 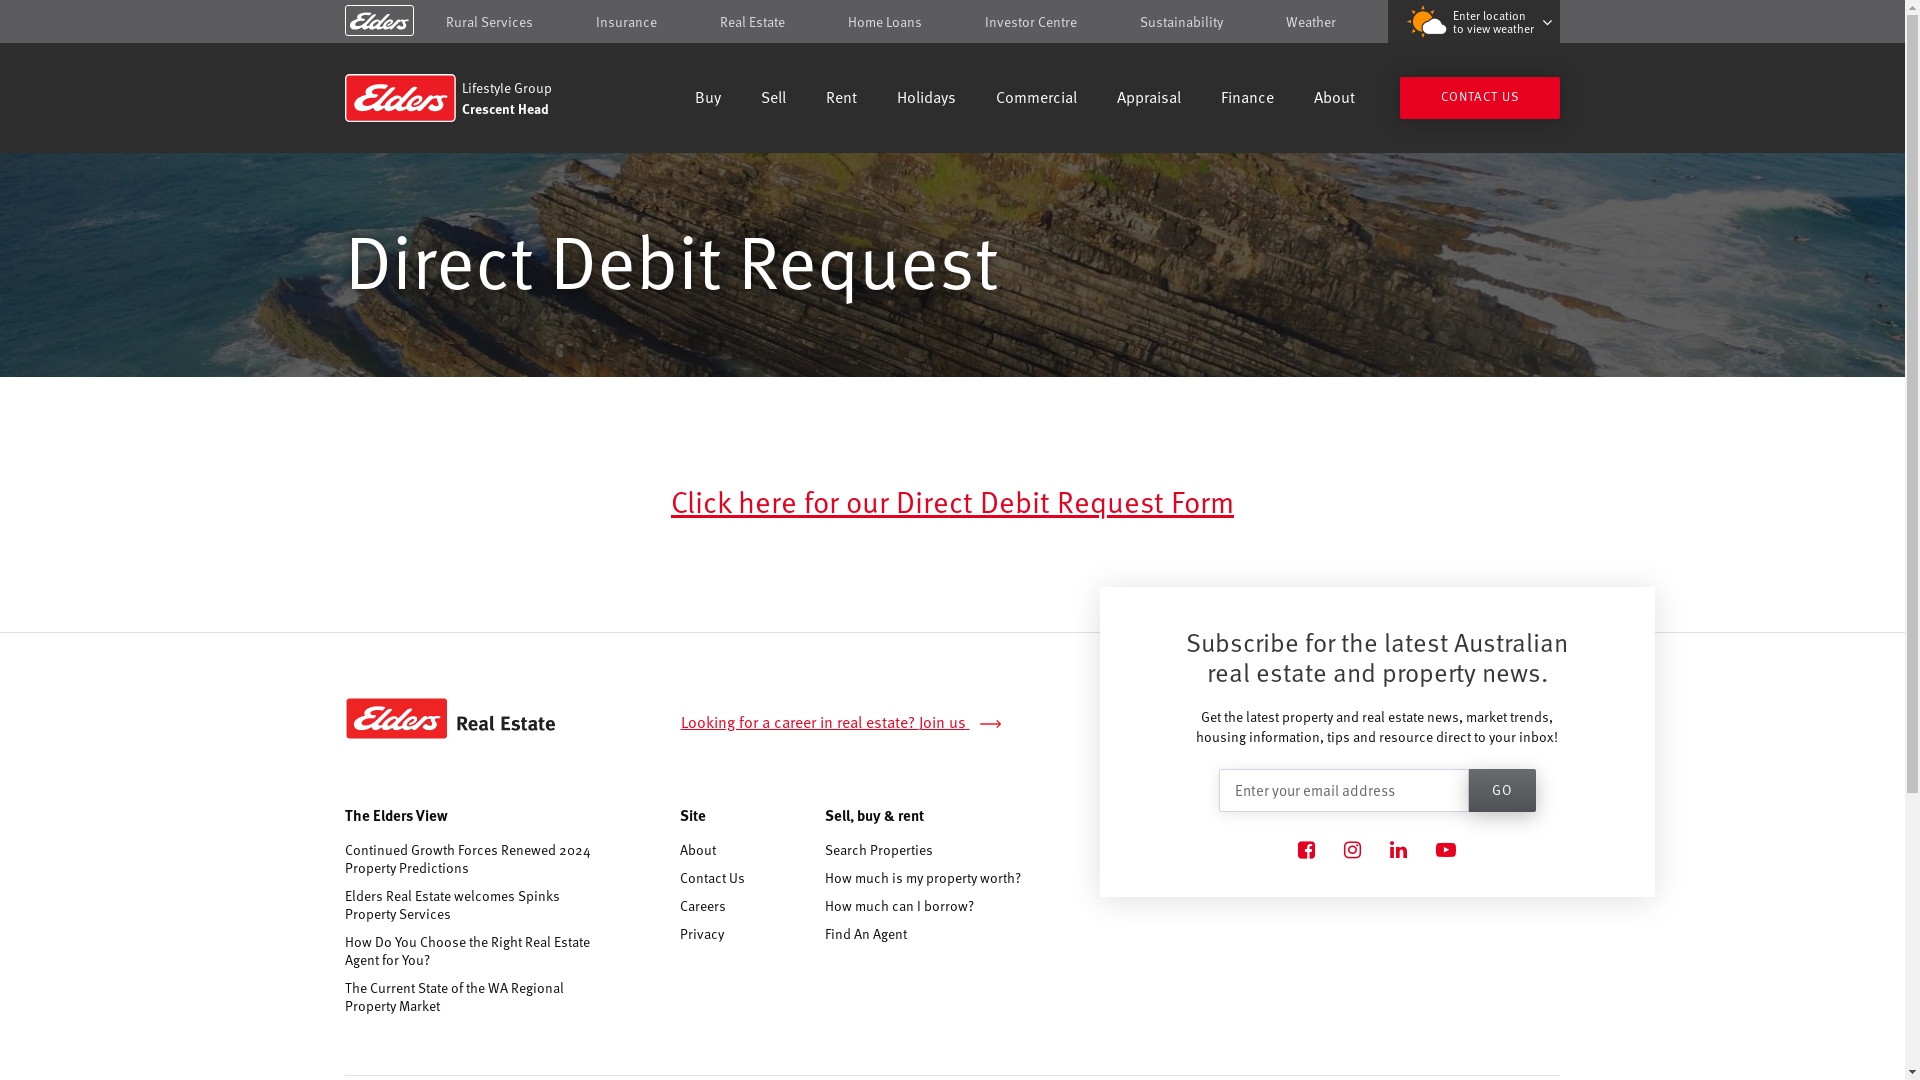 What do you see at coordinates (951, 499) in the screenshot?
I see `'Click here for our Direct Debit Request Form'` at bounding box center [951, 499].